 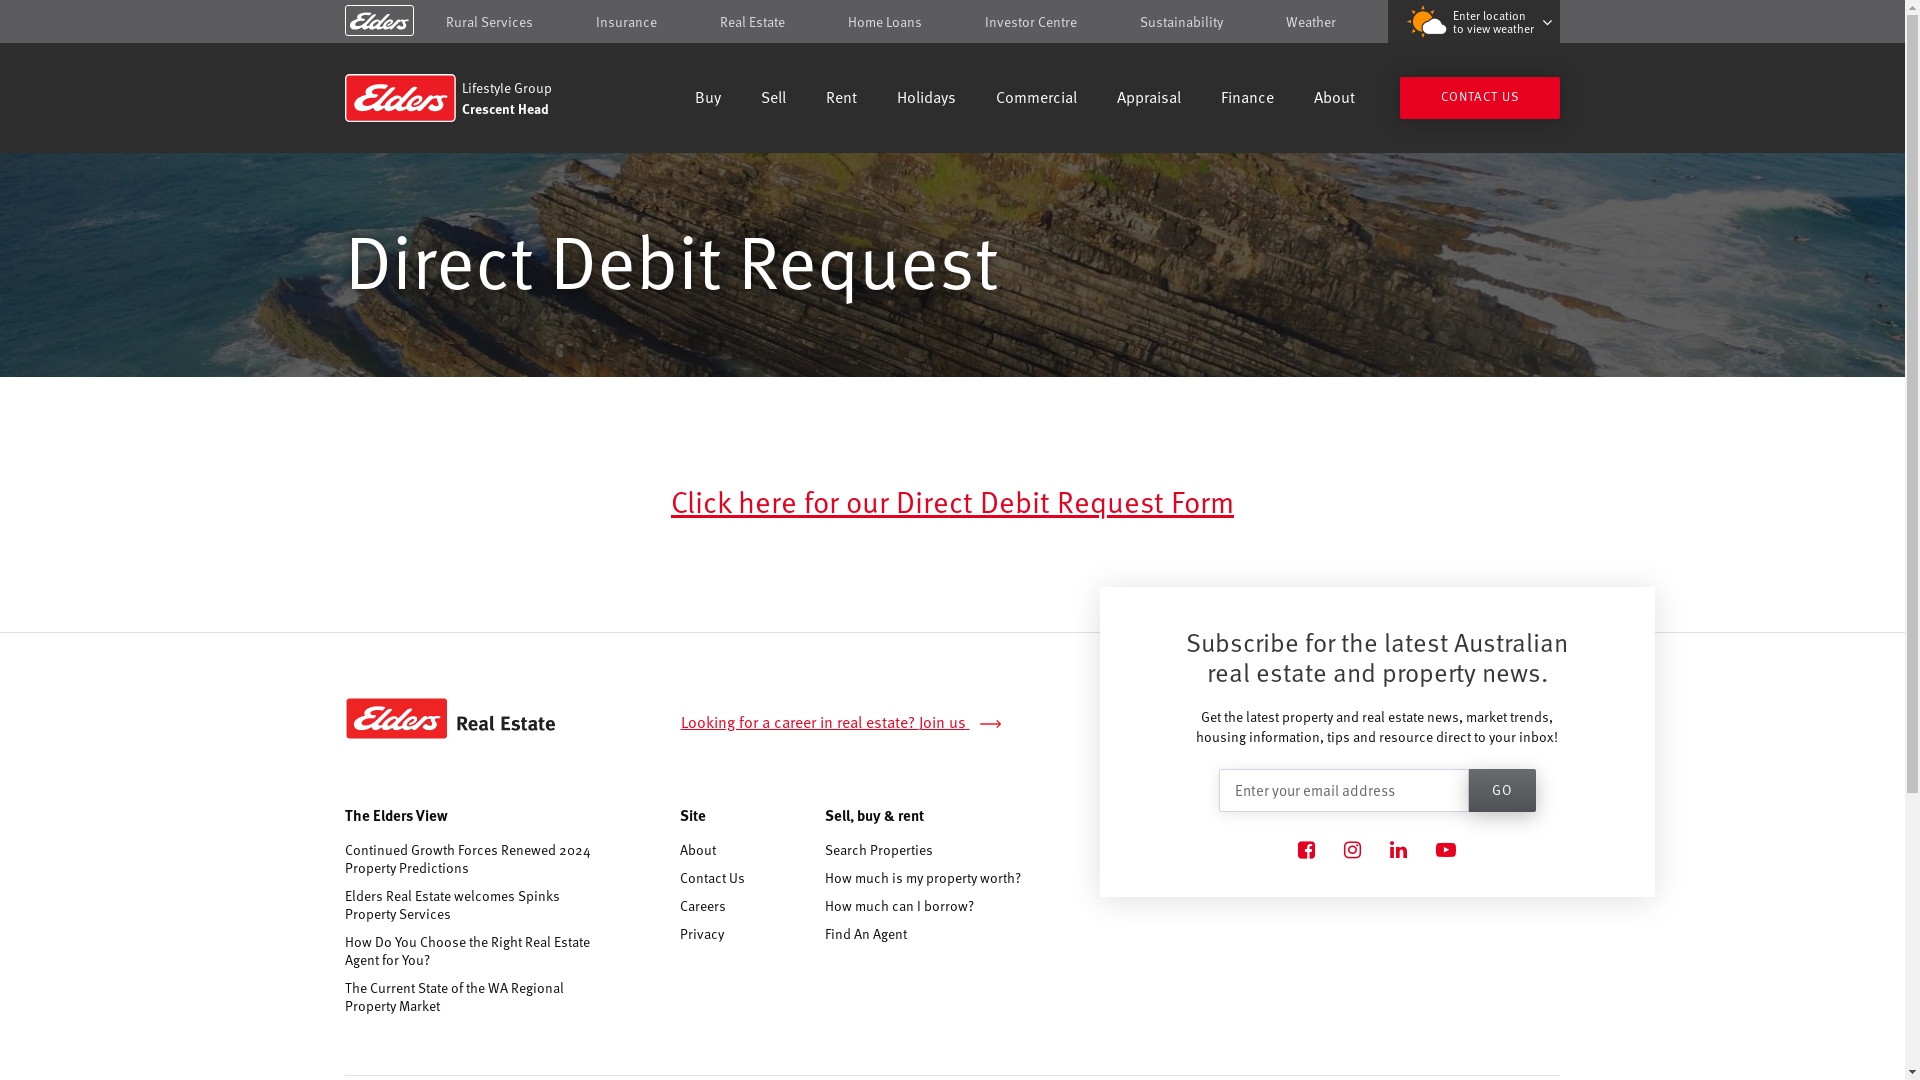 What do you see at coordinates (951, 499) in the screenshot?
I see `'Click here for our Direct Debit Request Form'` at bounding box center [951, 499].